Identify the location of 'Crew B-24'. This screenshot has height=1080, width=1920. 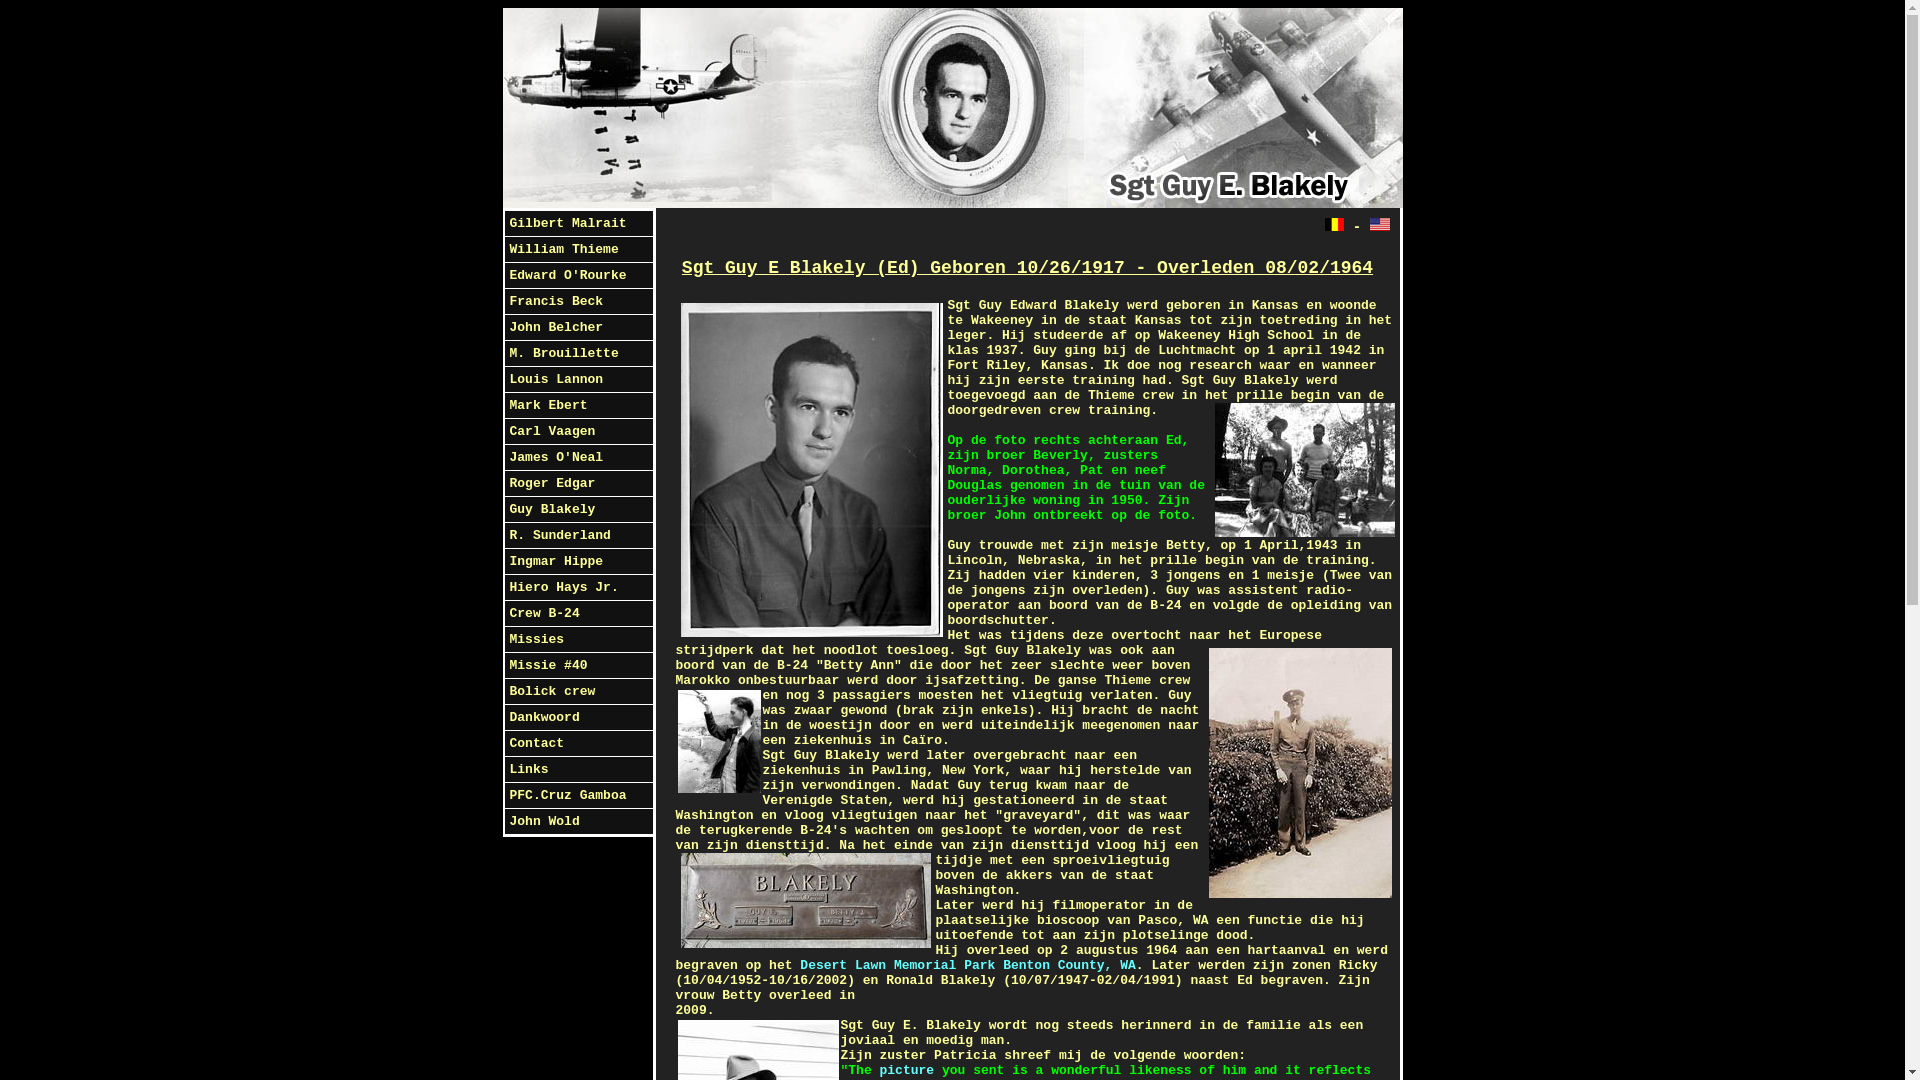
(576, 612).